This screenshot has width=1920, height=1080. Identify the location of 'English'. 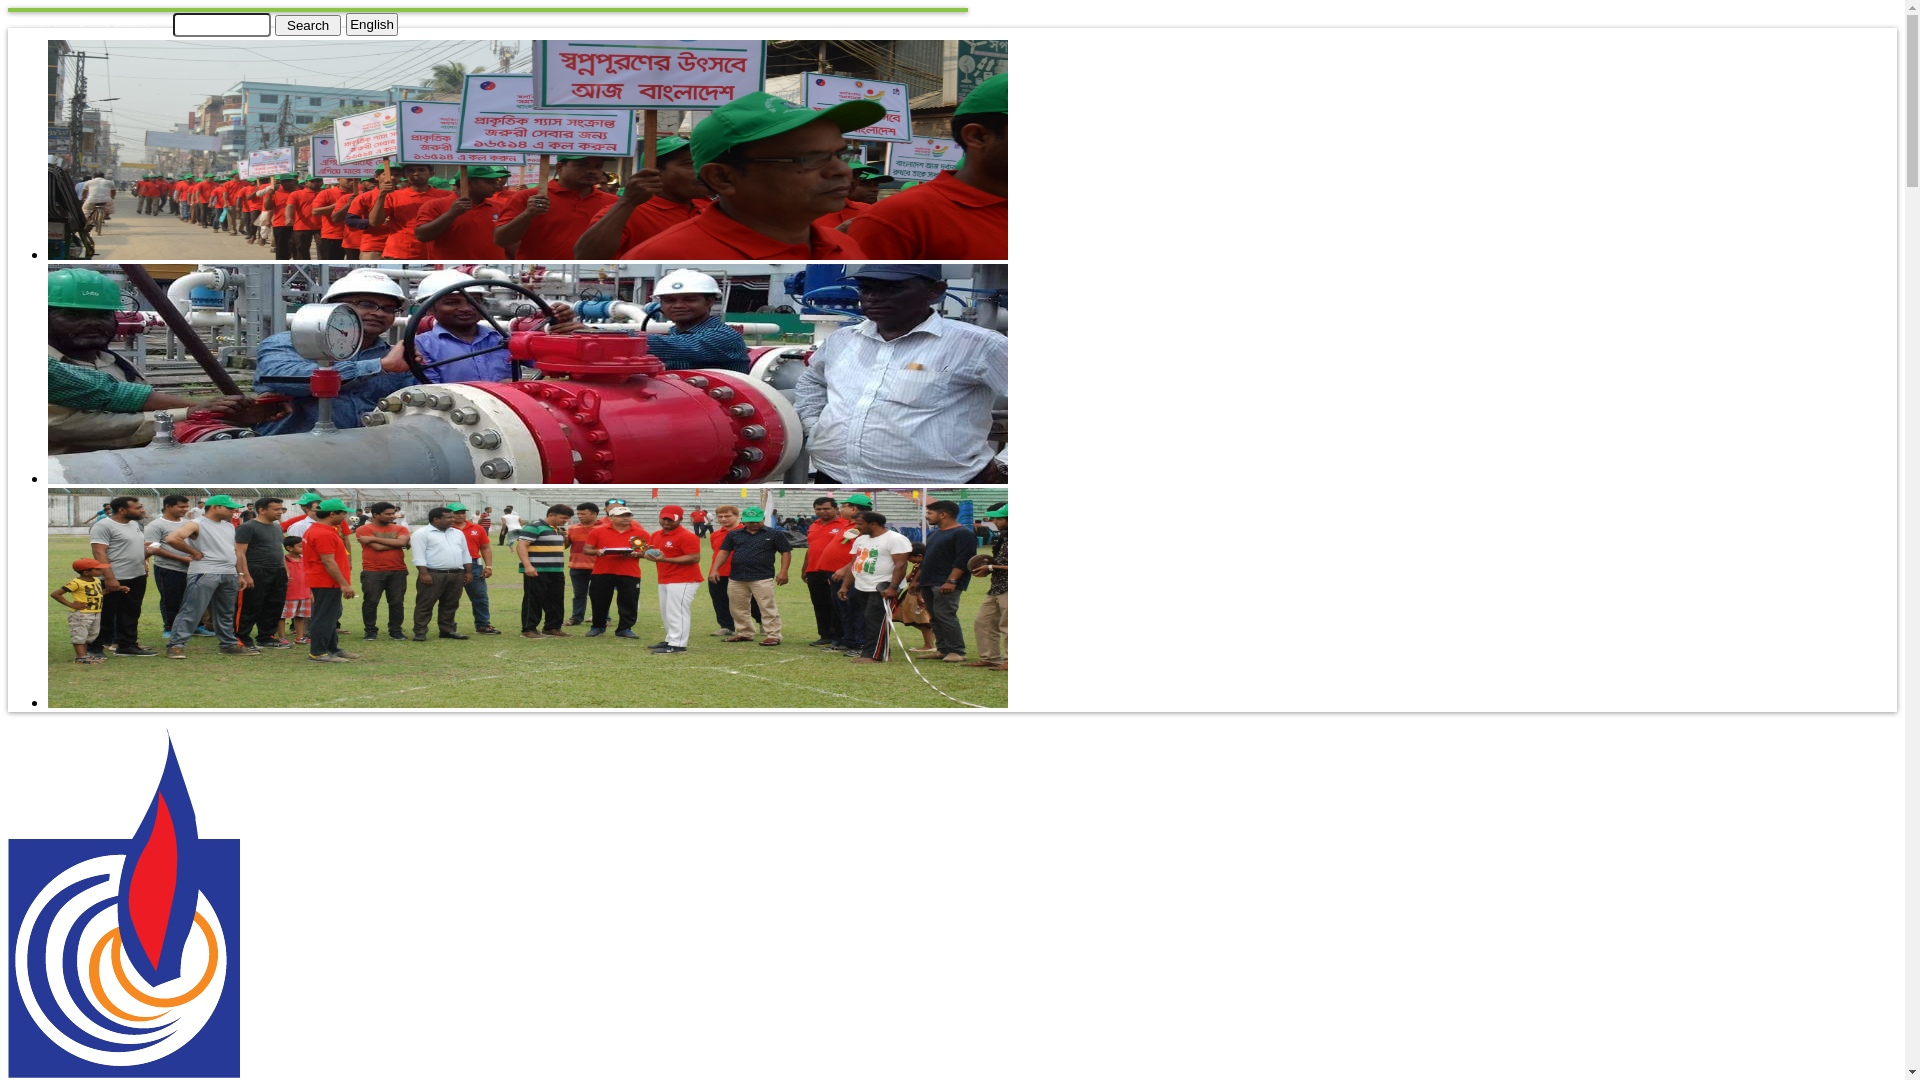
(372, 24).